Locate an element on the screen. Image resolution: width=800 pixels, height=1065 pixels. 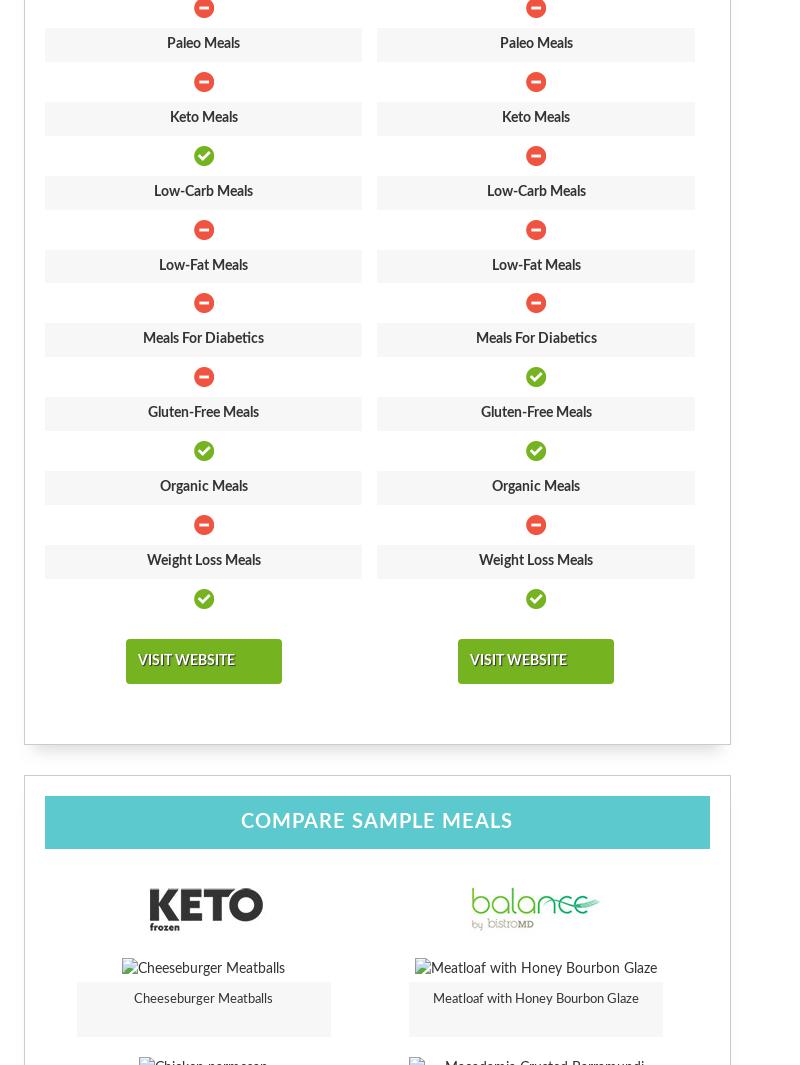
'Cheeseburger Meatballs' is located at coordinates (134, 999).